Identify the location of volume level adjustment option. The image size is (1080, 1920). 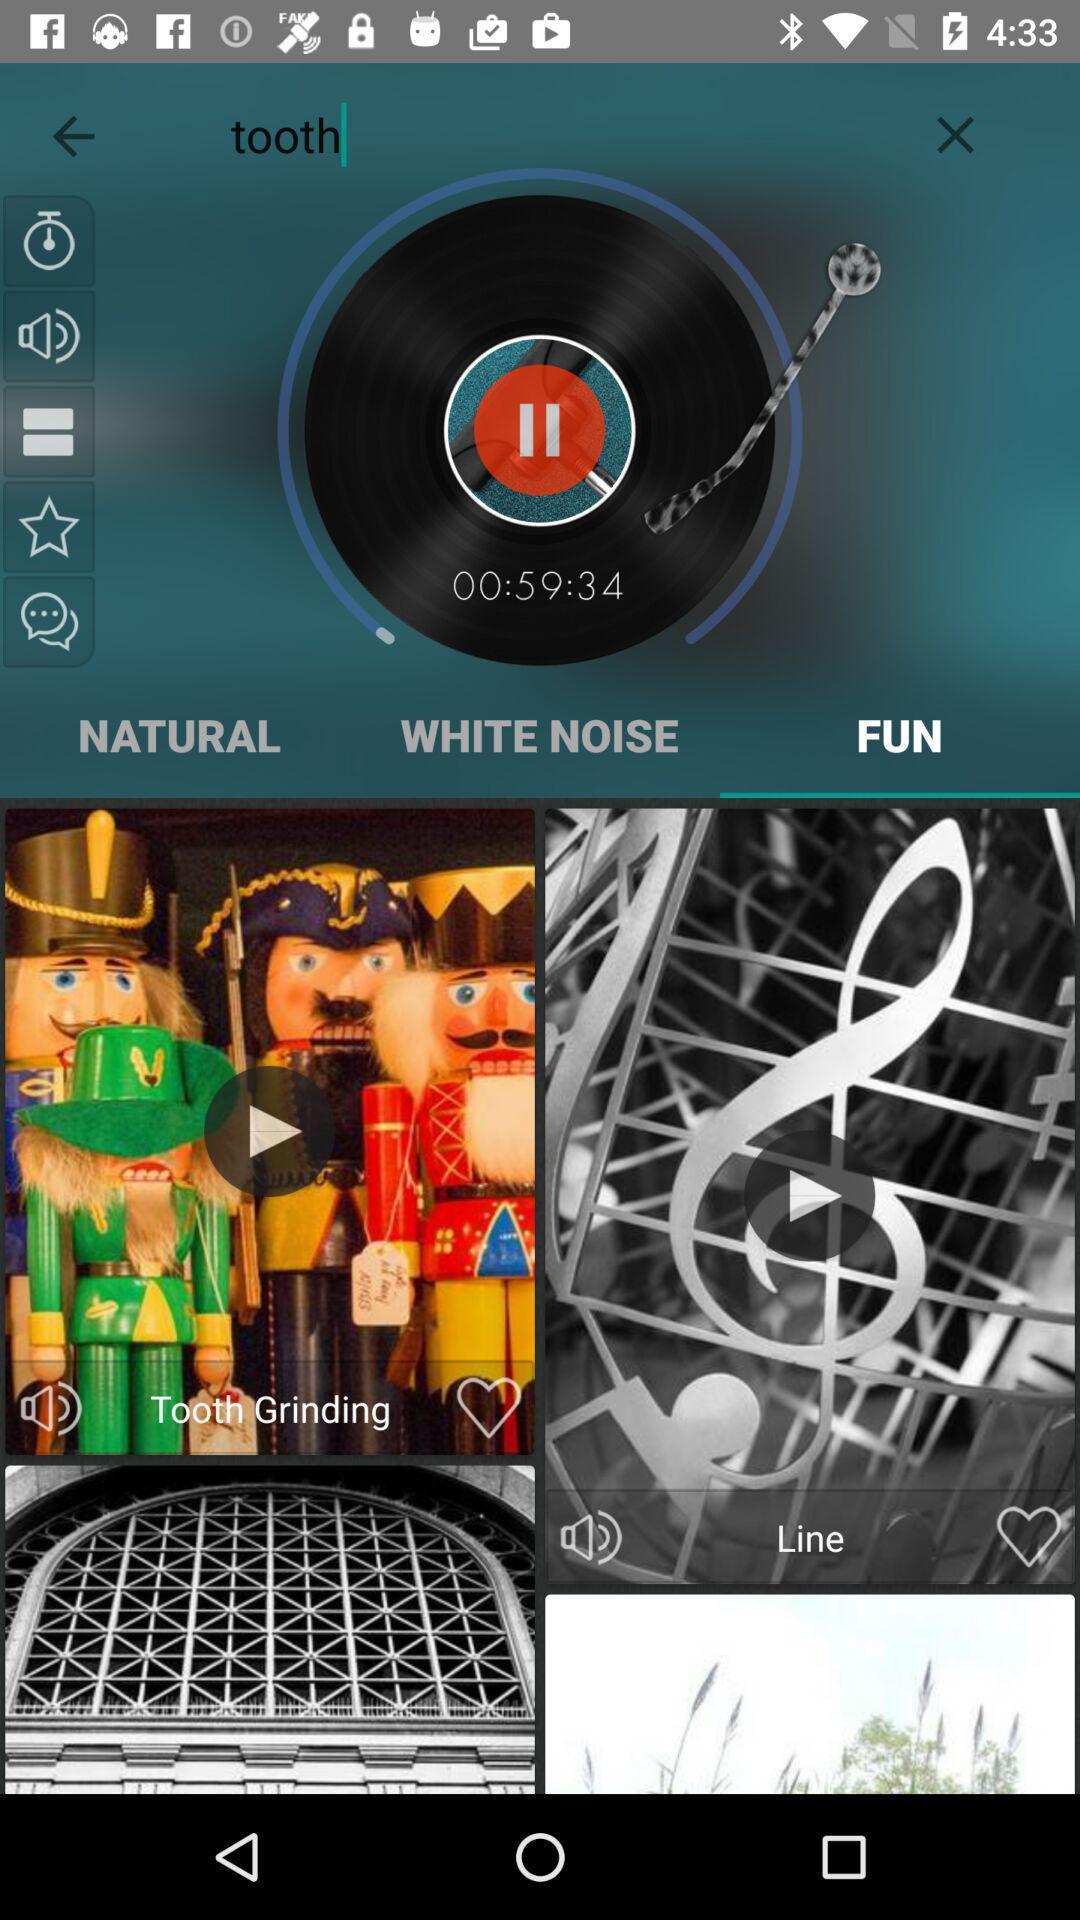
(590, 1536).